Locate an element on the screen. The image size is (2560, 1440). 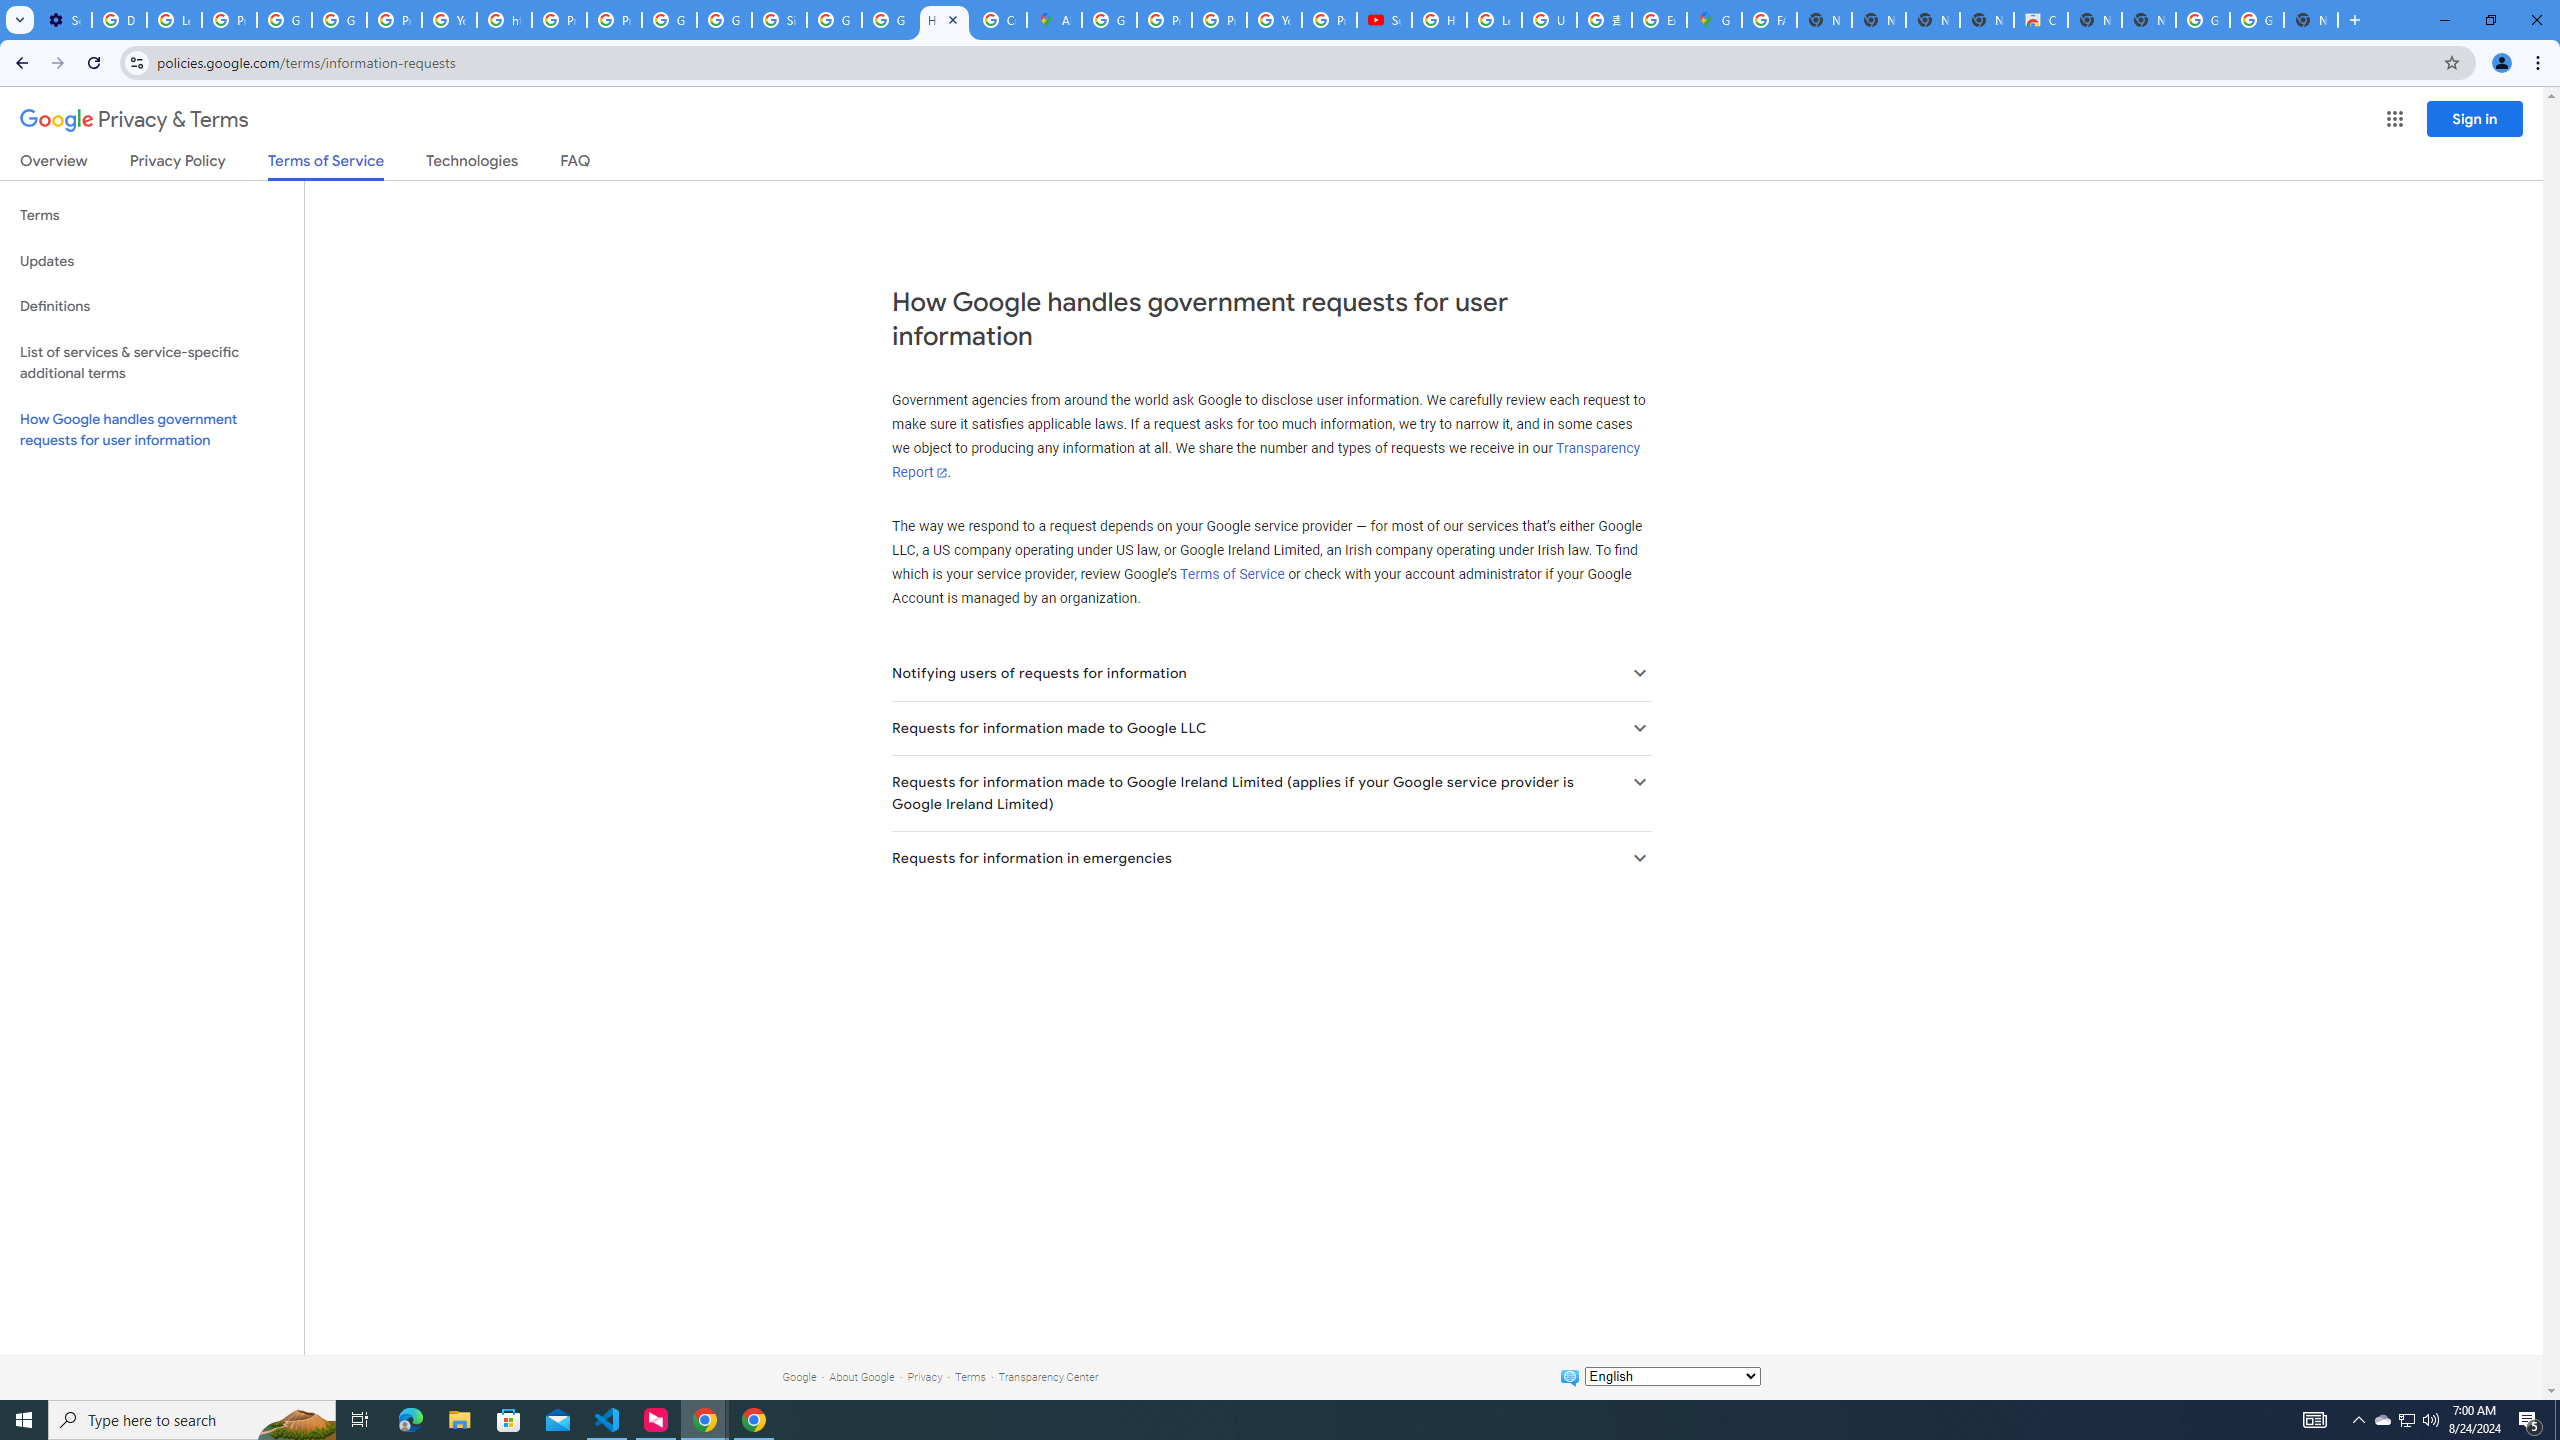
'Explore new street-level details - Google Maps Help' is located at coordinates (1658, 19).